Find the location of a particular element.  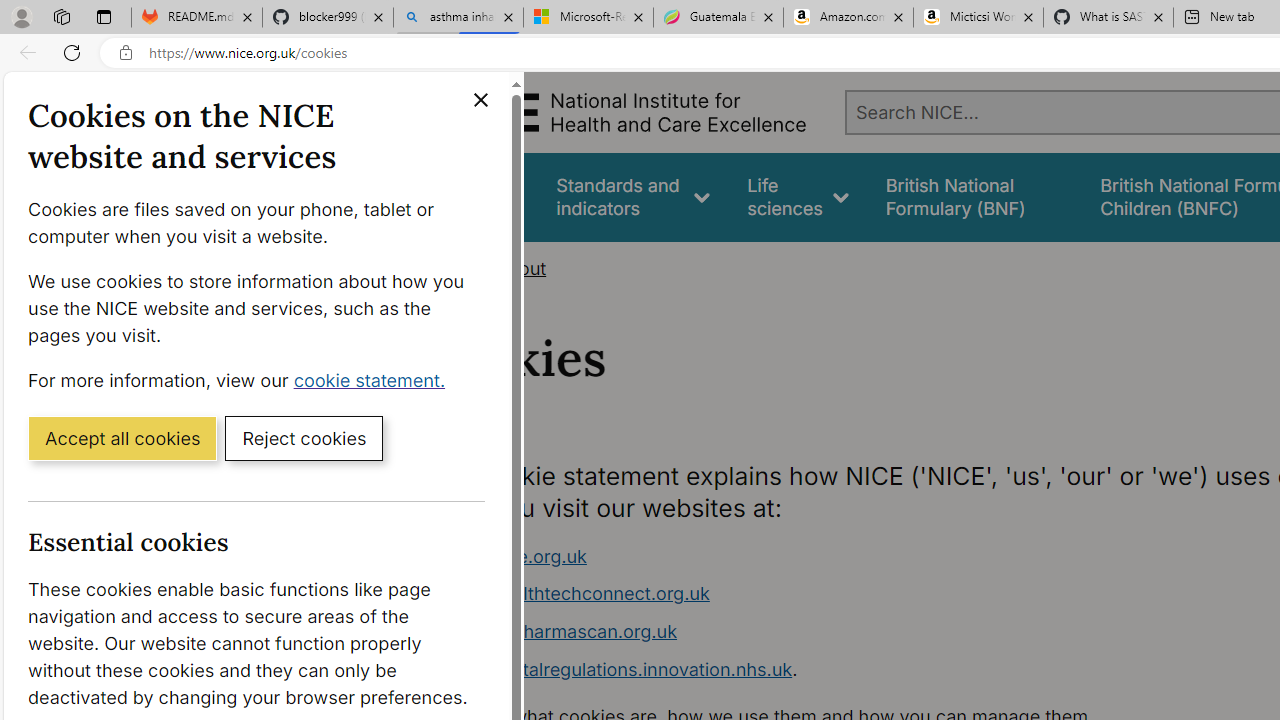

'Life sciences' is located at coordinates (797, 197).